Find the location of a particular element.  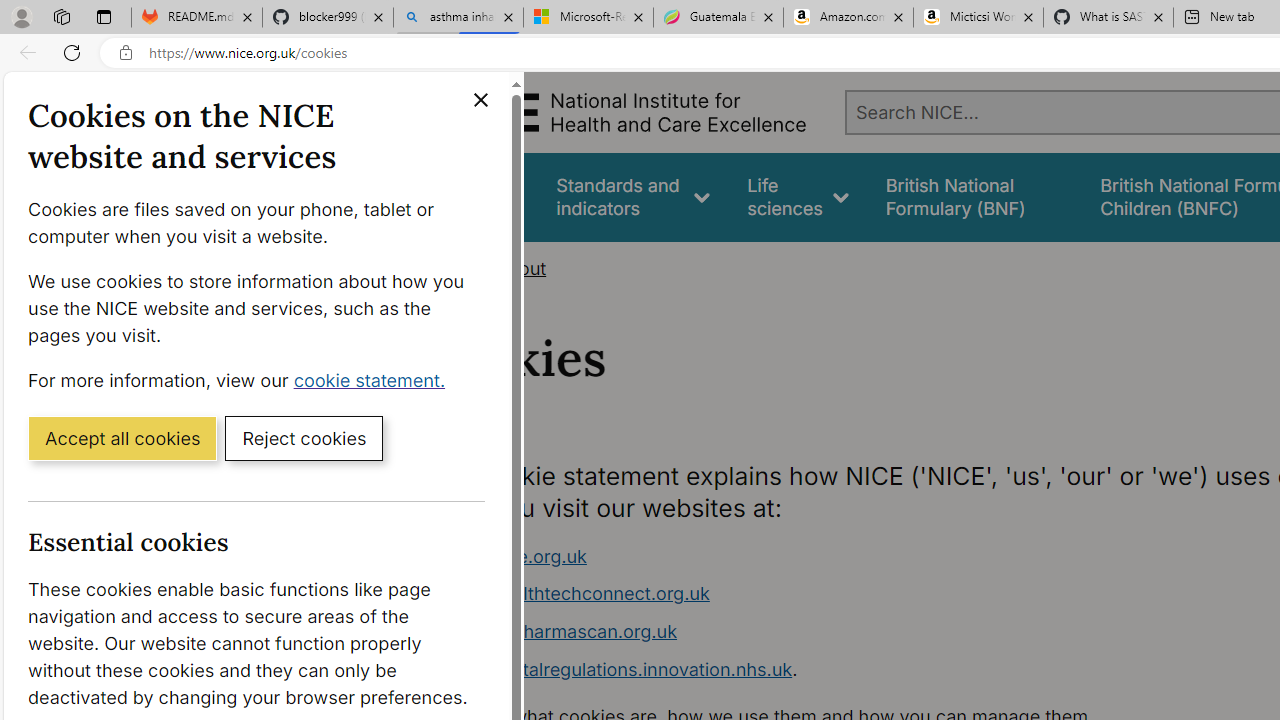

'Life sciences' is located at coordinates (797, 197).